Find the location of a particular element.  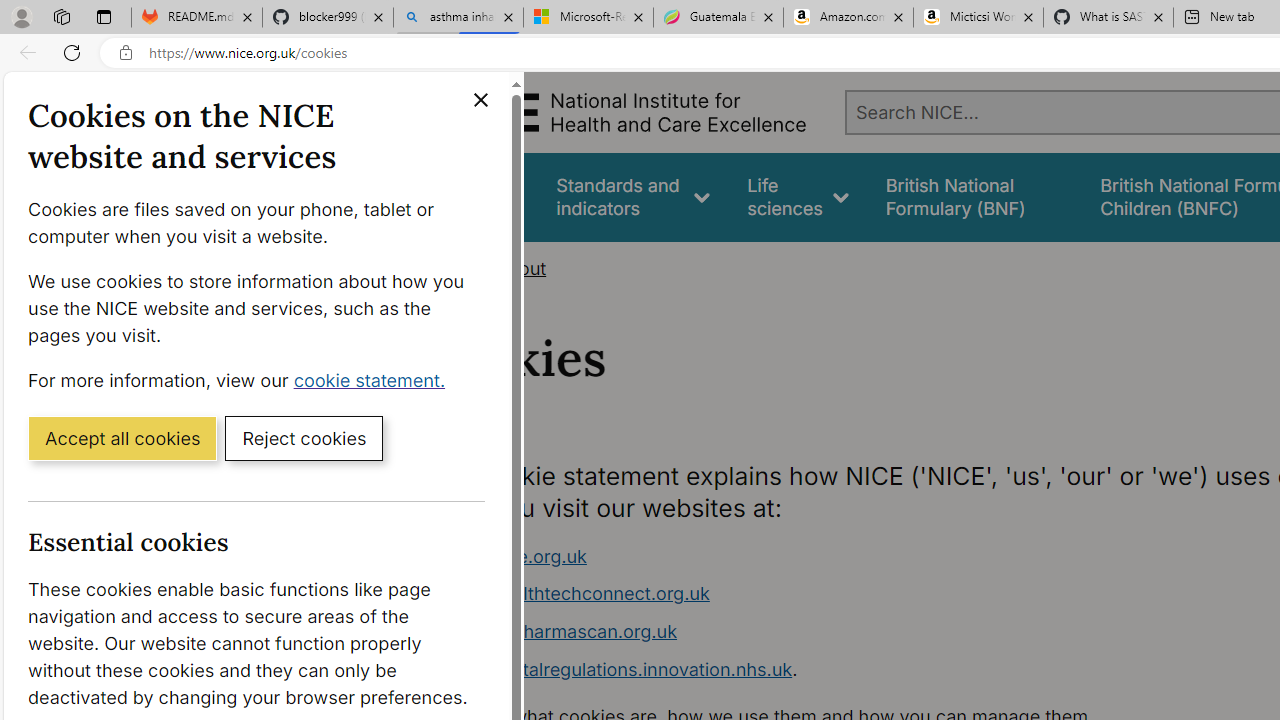

'Life sciences' is located at coordinates (797, 197).